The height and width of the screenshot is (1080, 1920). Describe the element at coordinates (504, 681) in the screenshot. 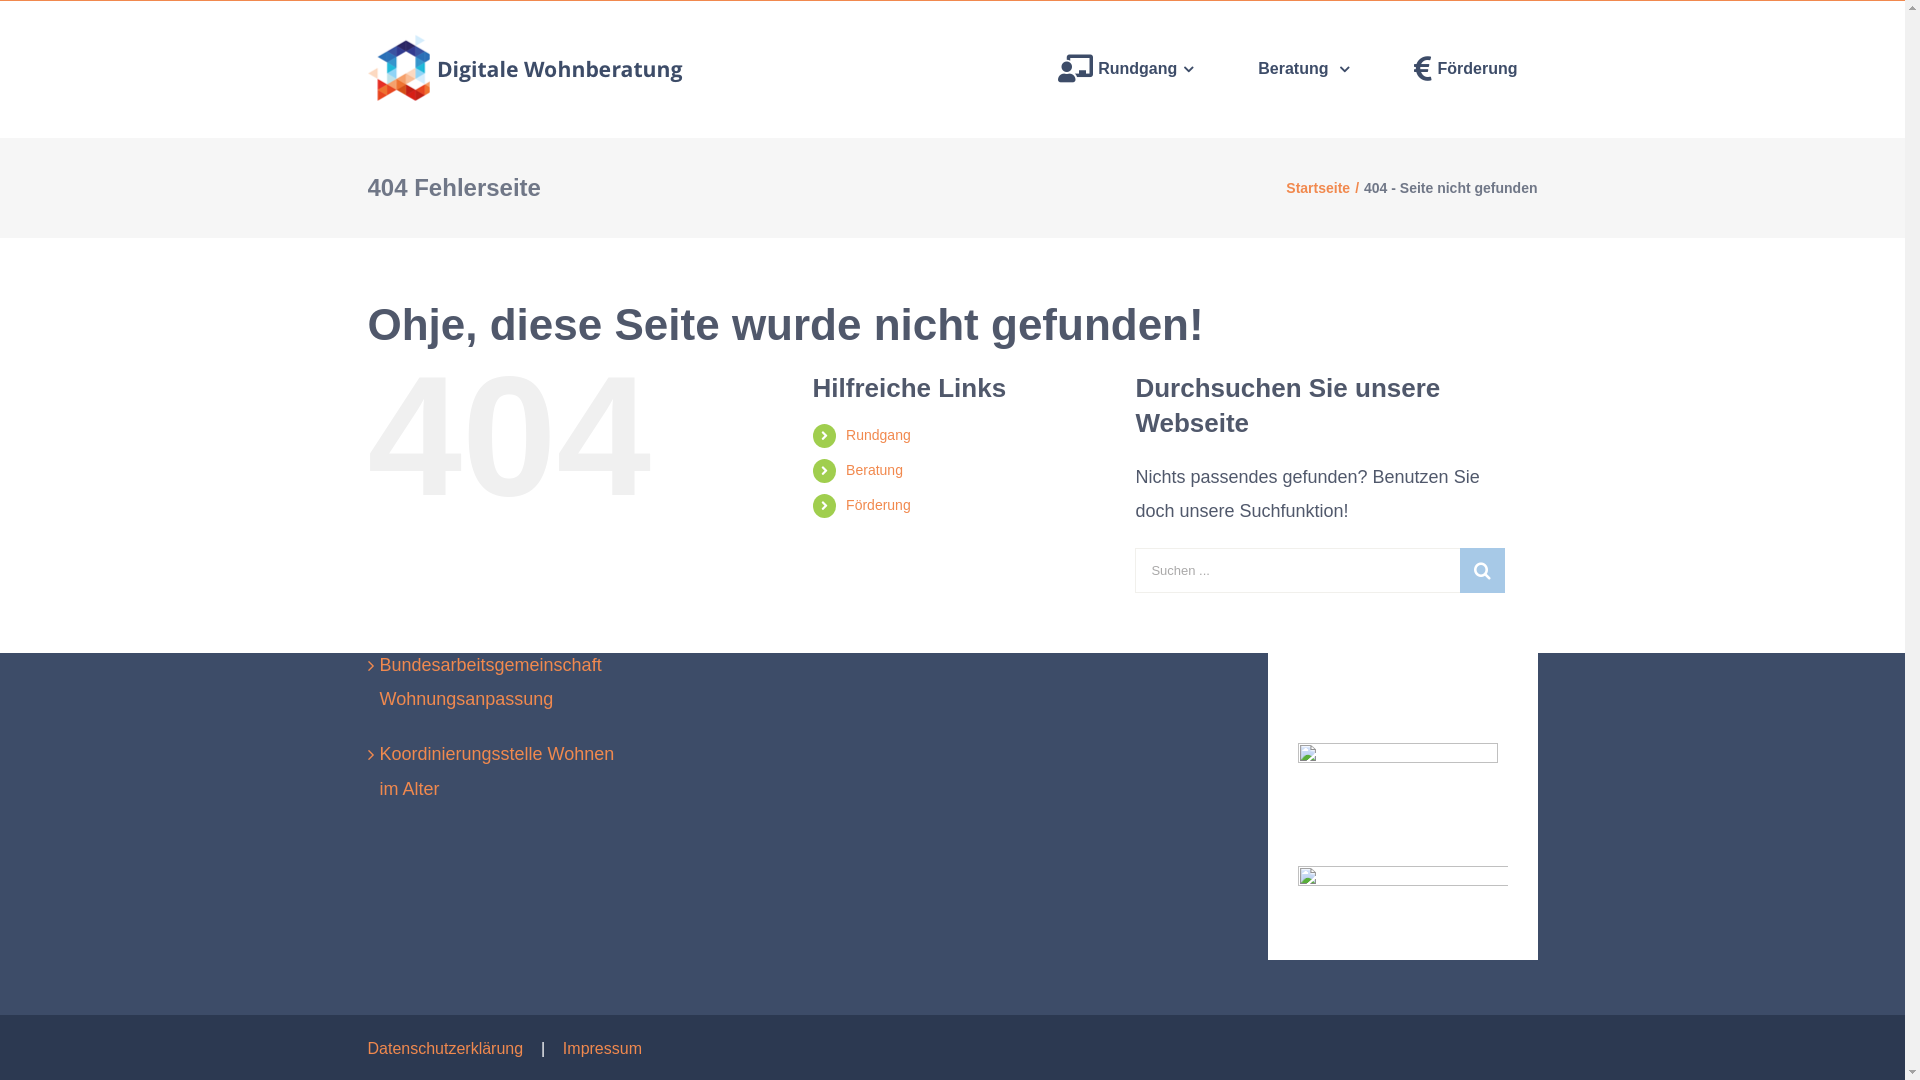

I see `'Bundesarbeitsgemeinschaft Wohnungsanpassung'` at that location.